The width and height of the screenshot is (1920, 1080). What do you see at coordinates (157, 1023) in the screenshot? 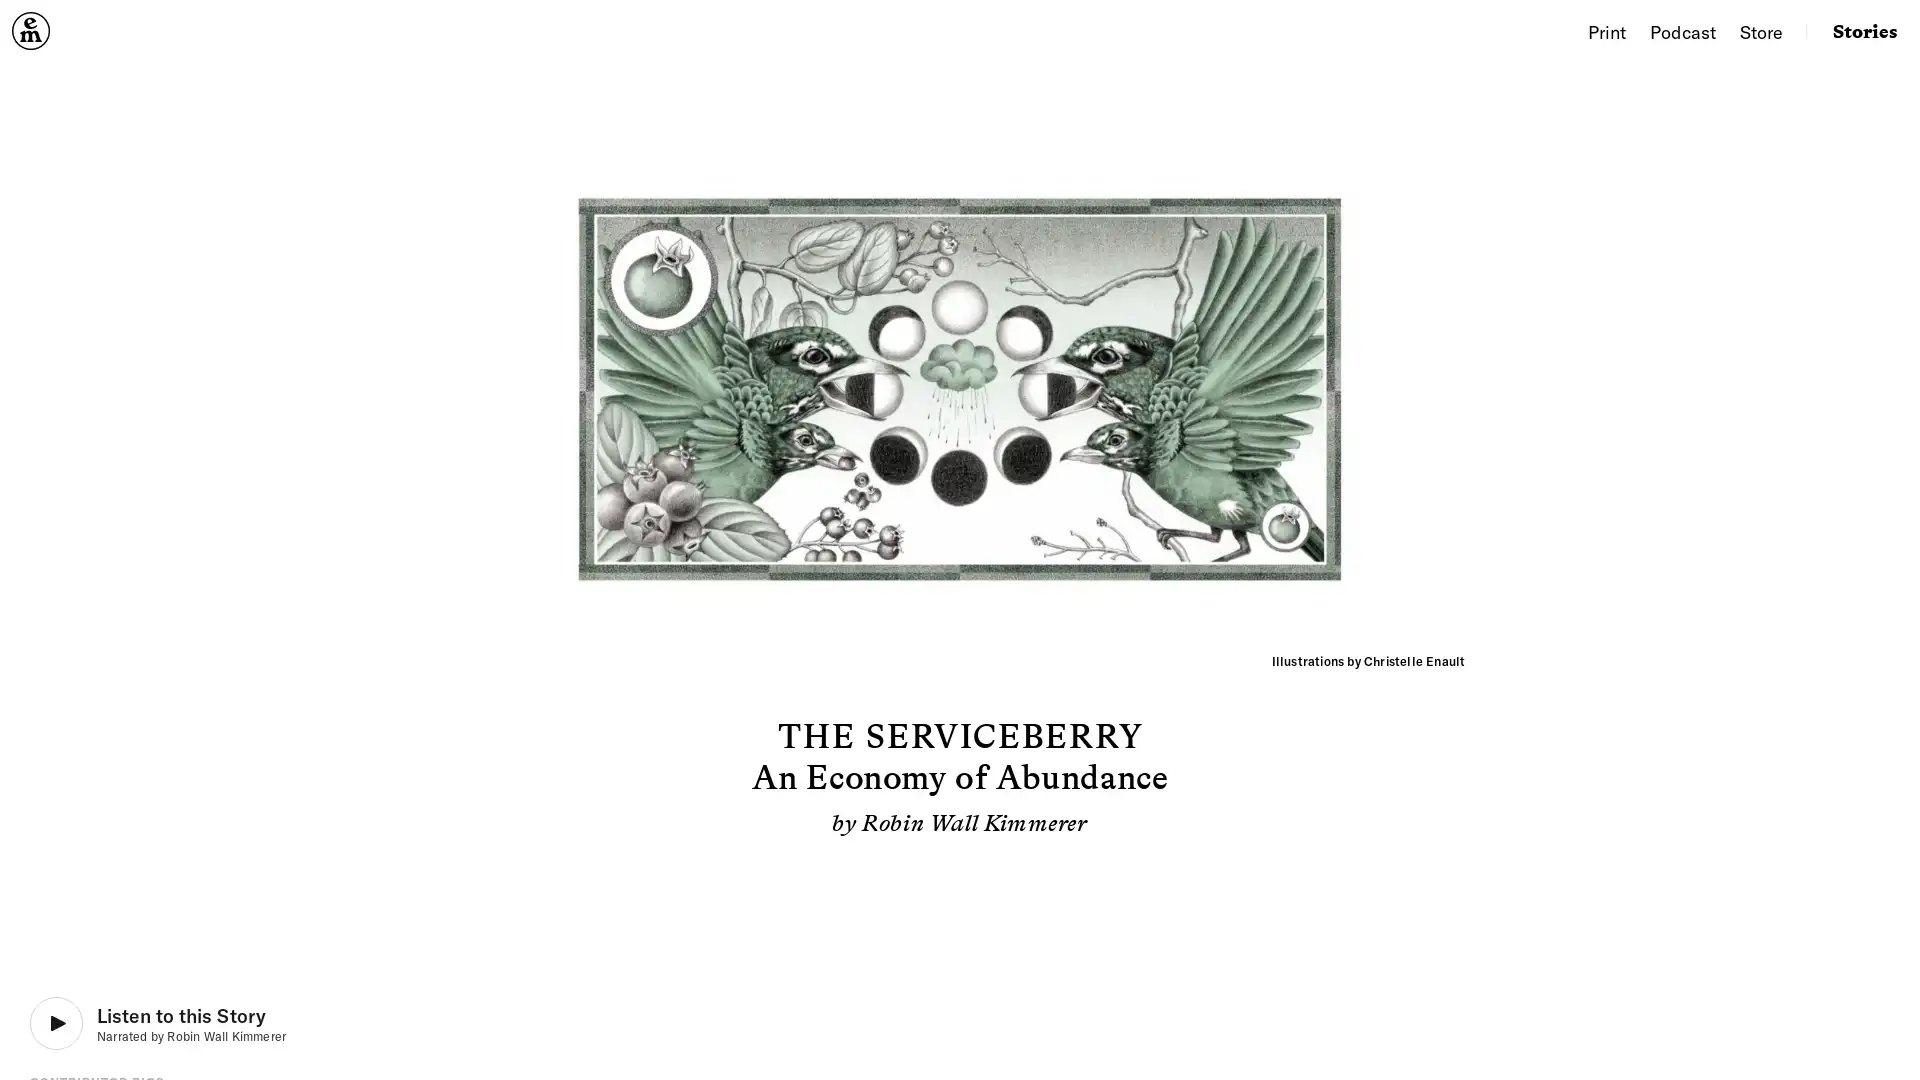
I see `Play` at bounding box center [157, 1023].